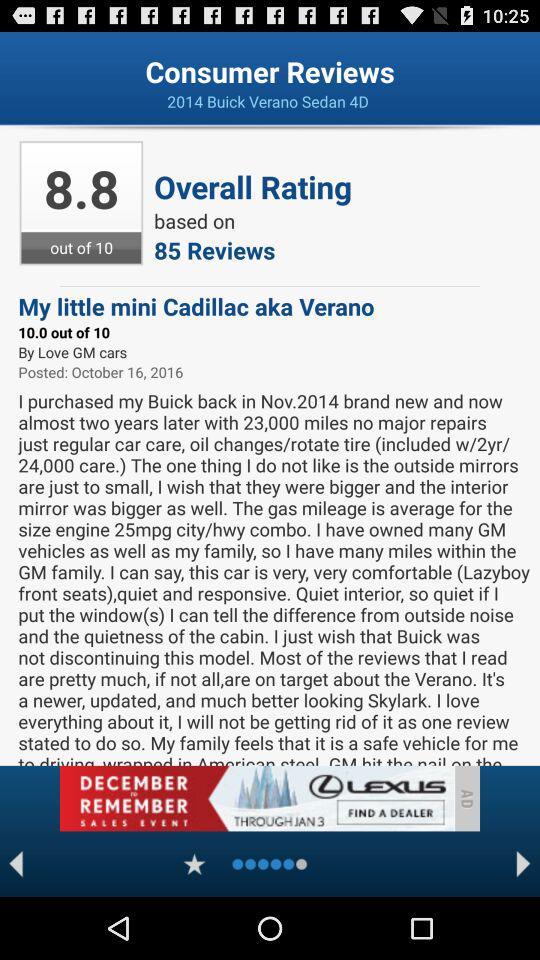 The image size is (540, 960). Describe the element at coordinates (194, 924) in the screenshot. I see `the star icon` at that location.